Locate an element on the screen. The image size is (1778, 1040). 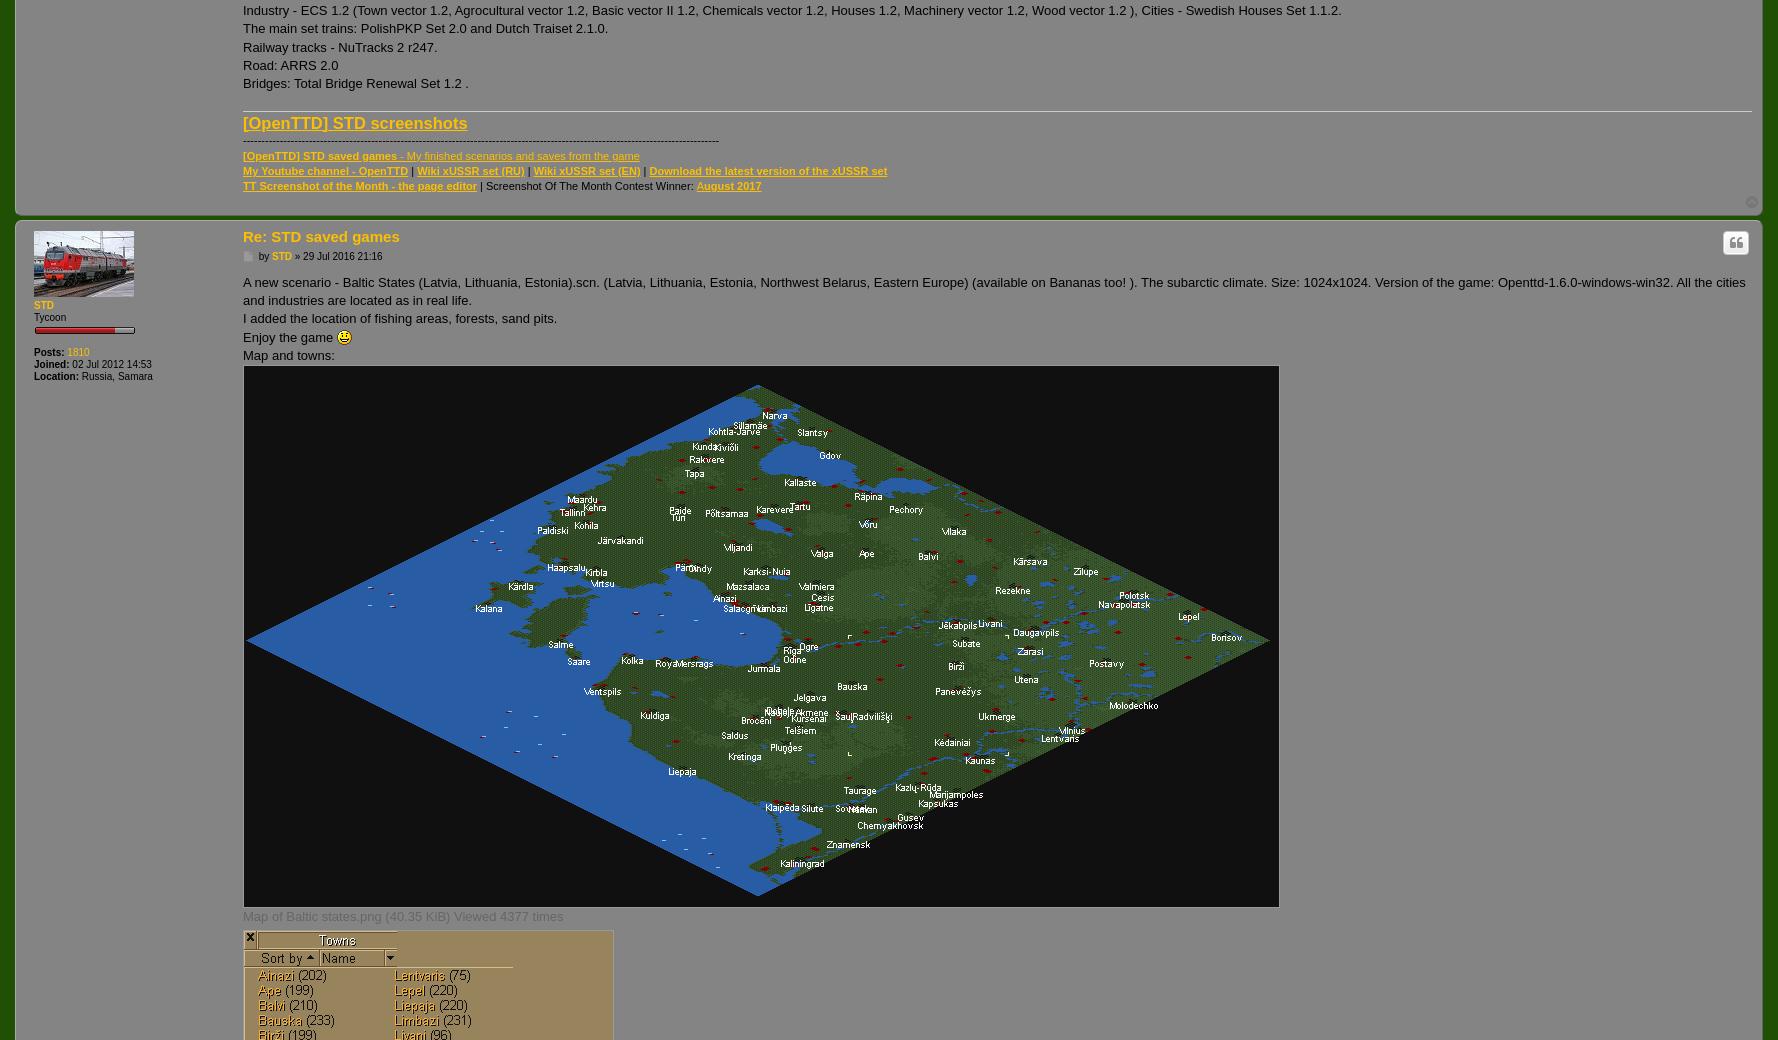
'Location:' is located at coordinates (56, 374).